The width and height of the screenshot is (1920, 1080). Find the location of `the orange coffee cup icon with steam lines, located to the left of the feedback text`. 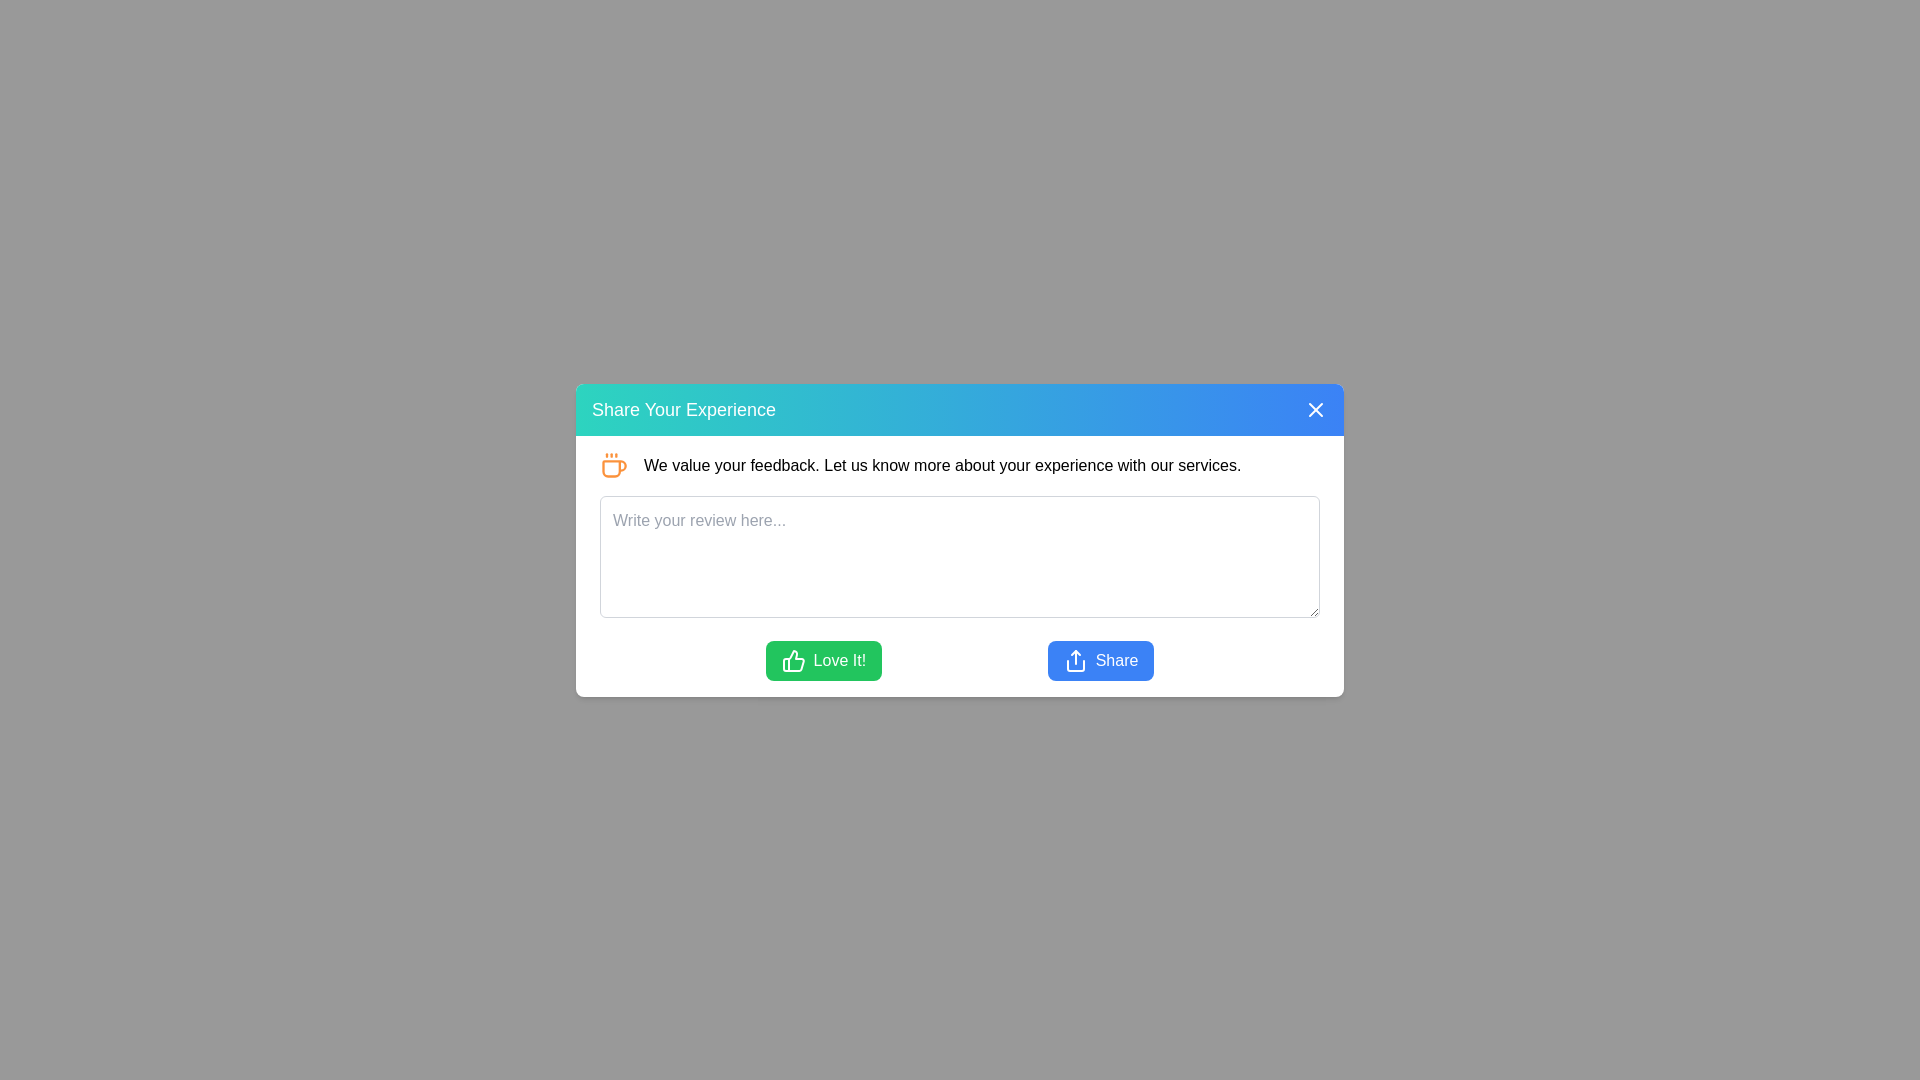

the orange coffee cup icon with steam lines, located to the left of the feedback text is located at coordinates (613, 465).